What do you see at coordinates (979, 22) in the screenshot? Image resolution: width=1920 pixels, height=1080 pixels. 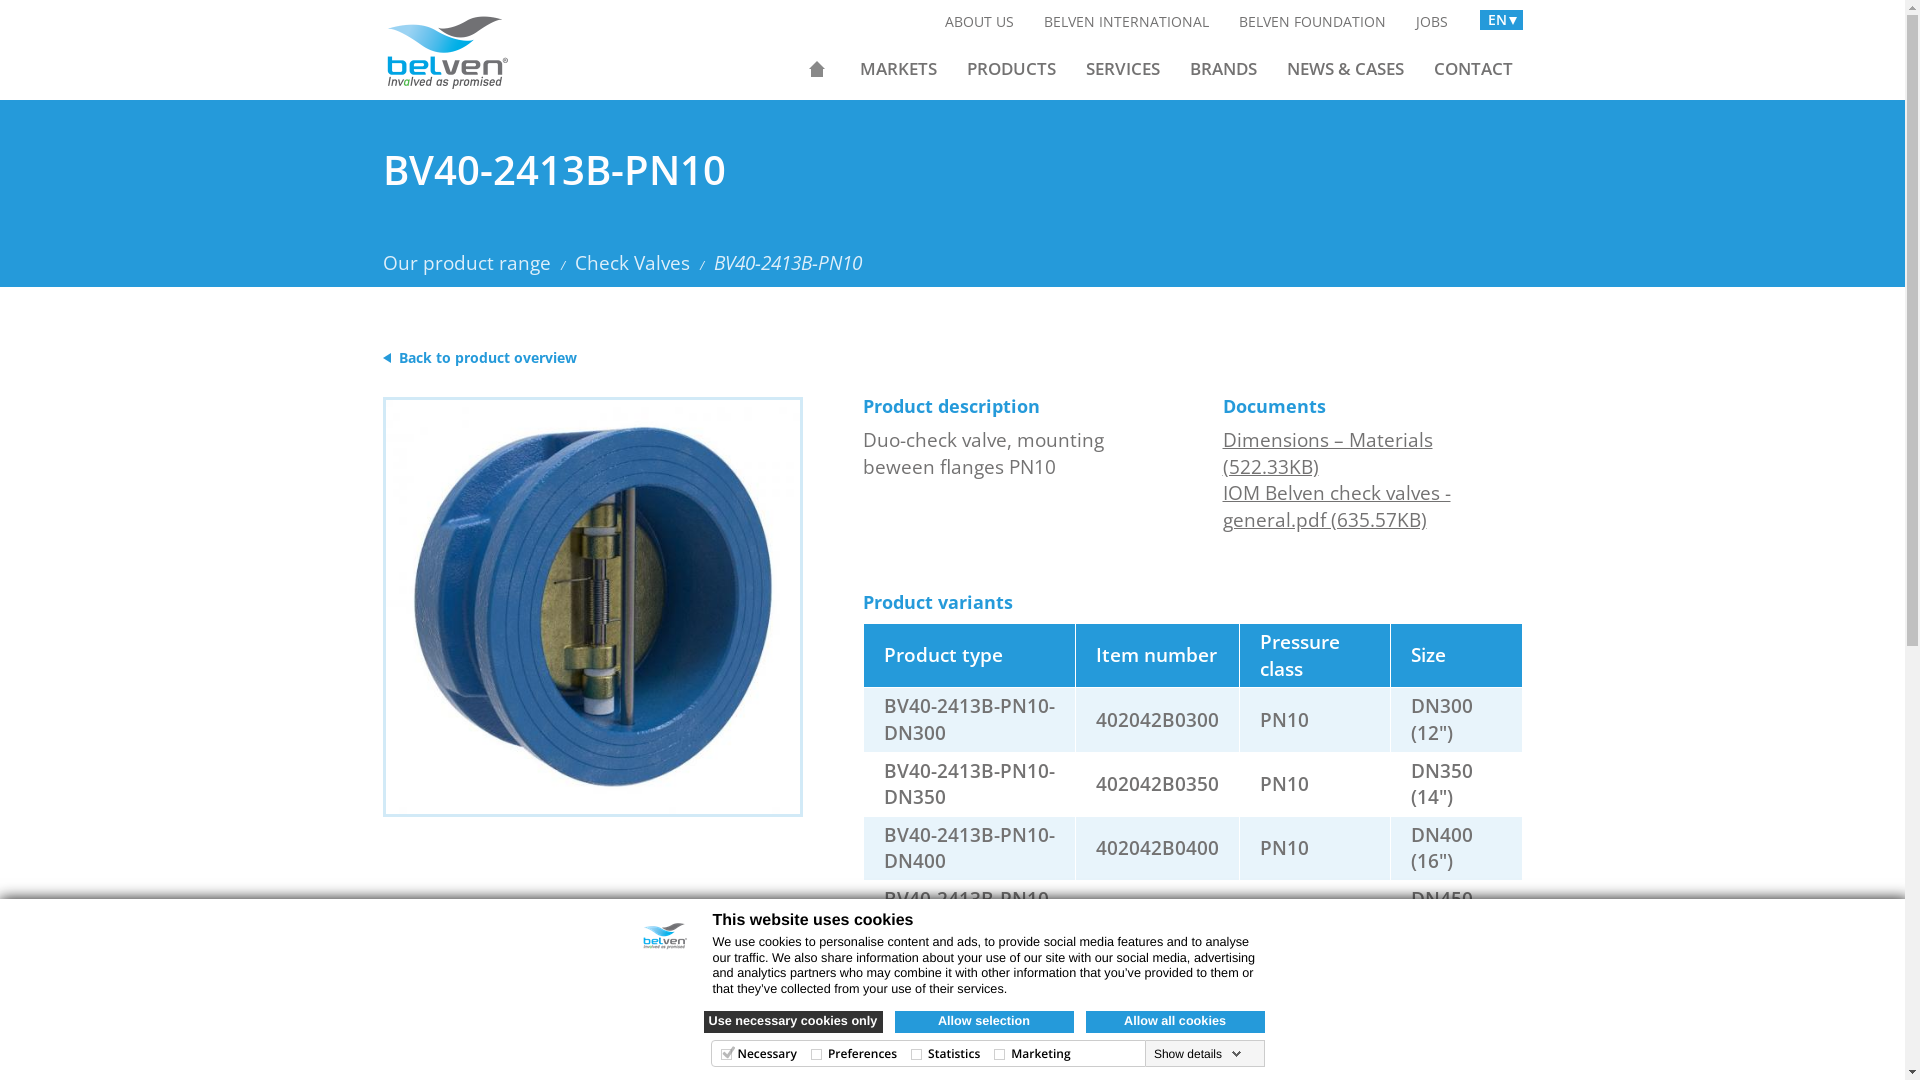 I see `'ABOUT US'` at bounding box center [979, 22].